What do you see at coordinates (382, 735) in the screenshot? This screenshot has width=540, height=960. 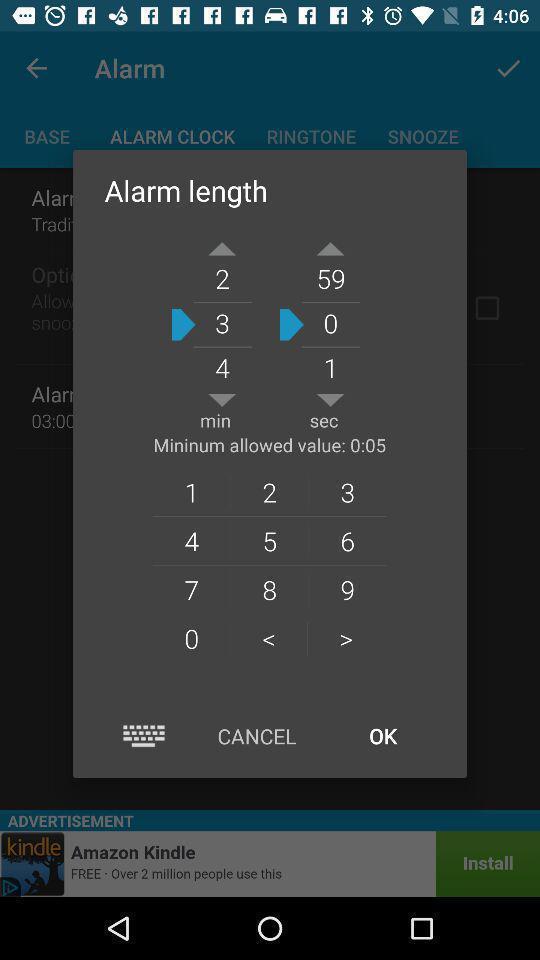 I see `ok item` at bounding box center [382, 735].